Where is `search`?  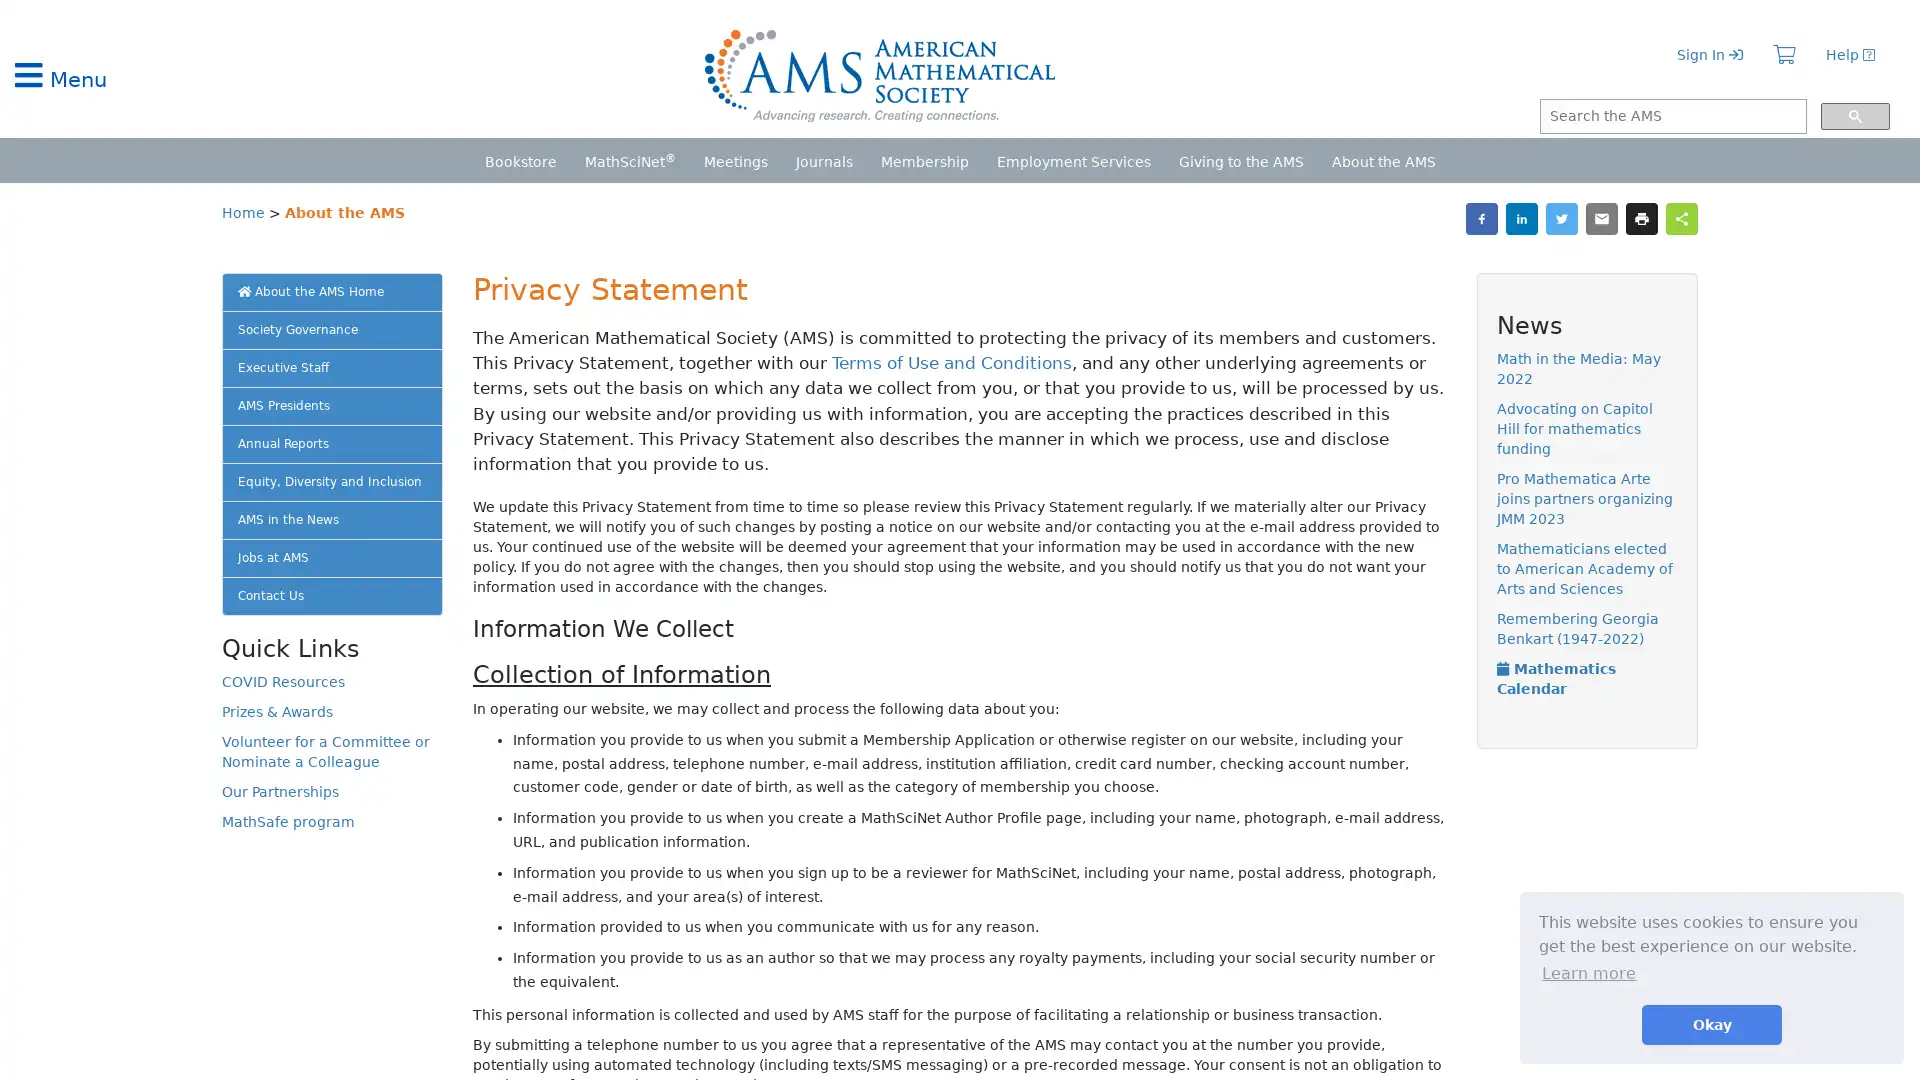
search is located at coordinates (1853, 116).